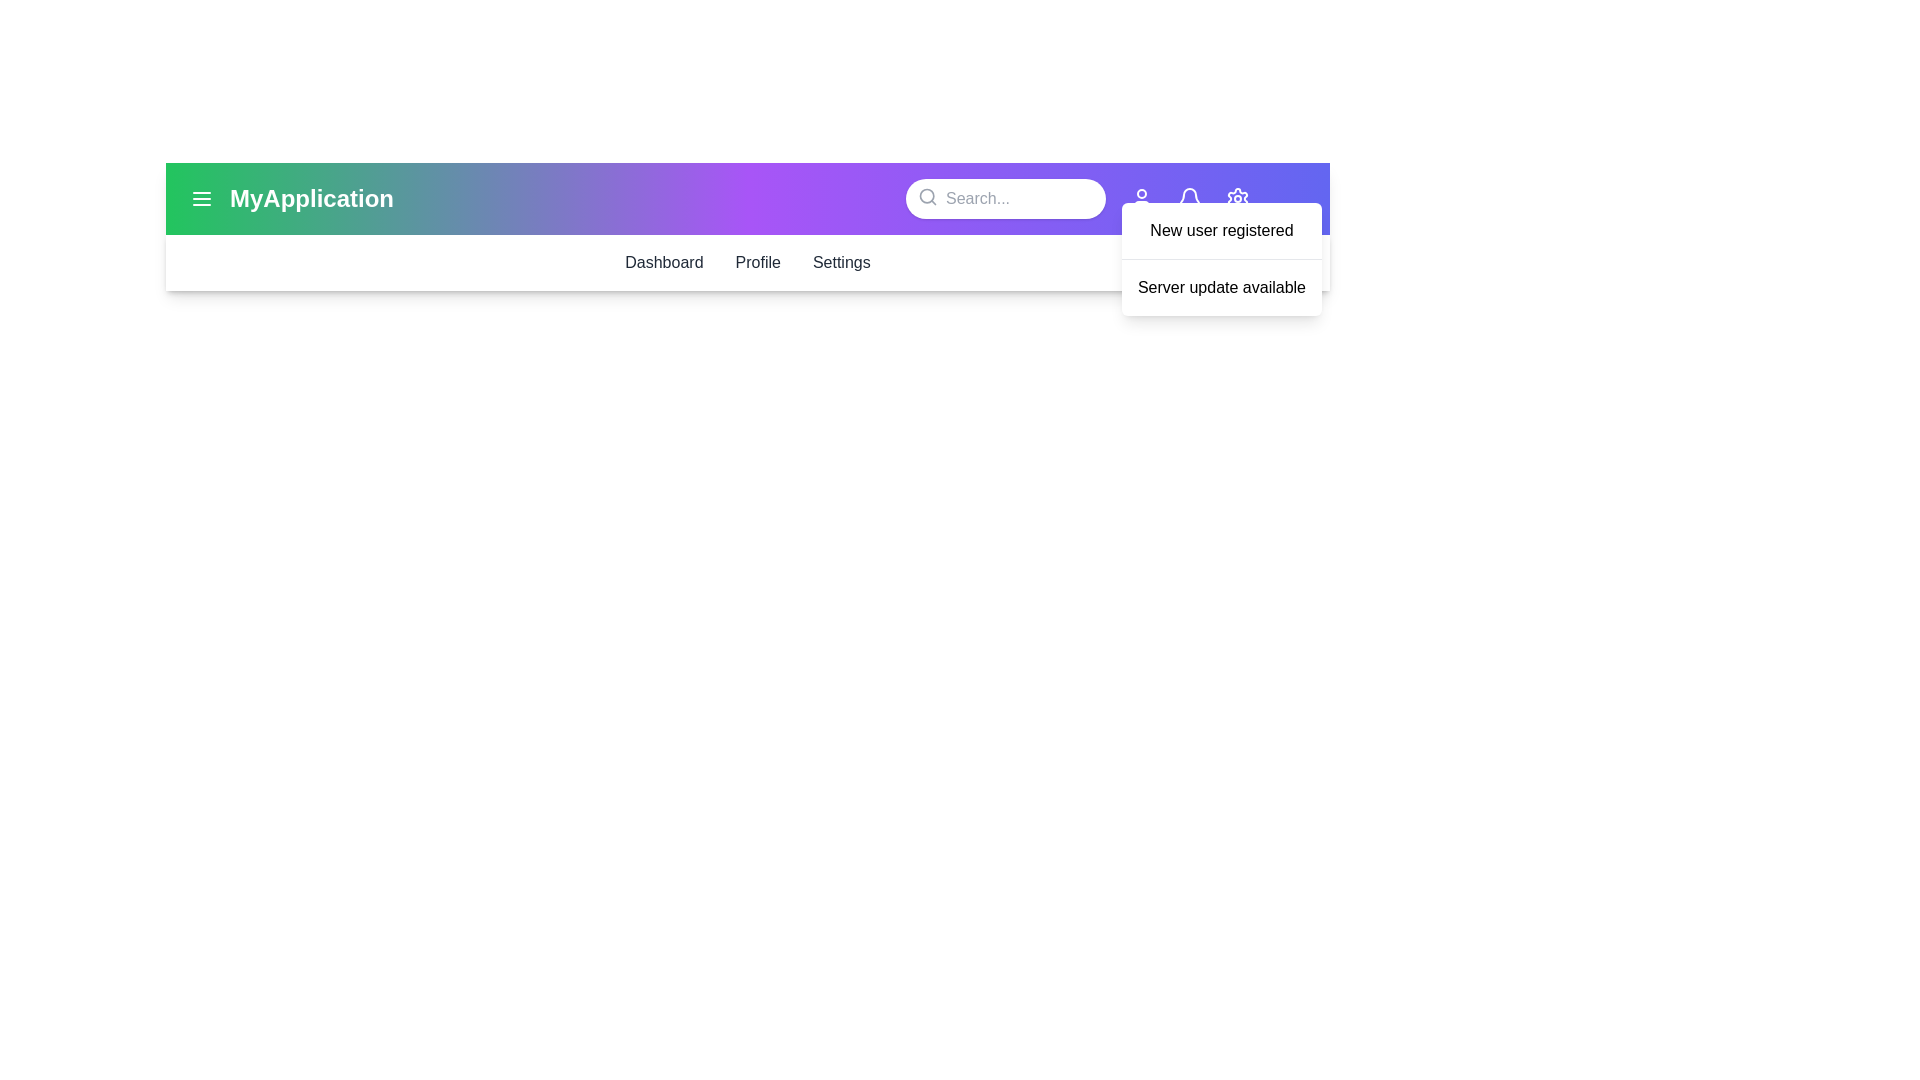 This screenshot has height=1080, width=1920. Describe the element at coordinates (201, 199) in the screenshot. I see `the menu button to toggle the menu open/close state` at that location.